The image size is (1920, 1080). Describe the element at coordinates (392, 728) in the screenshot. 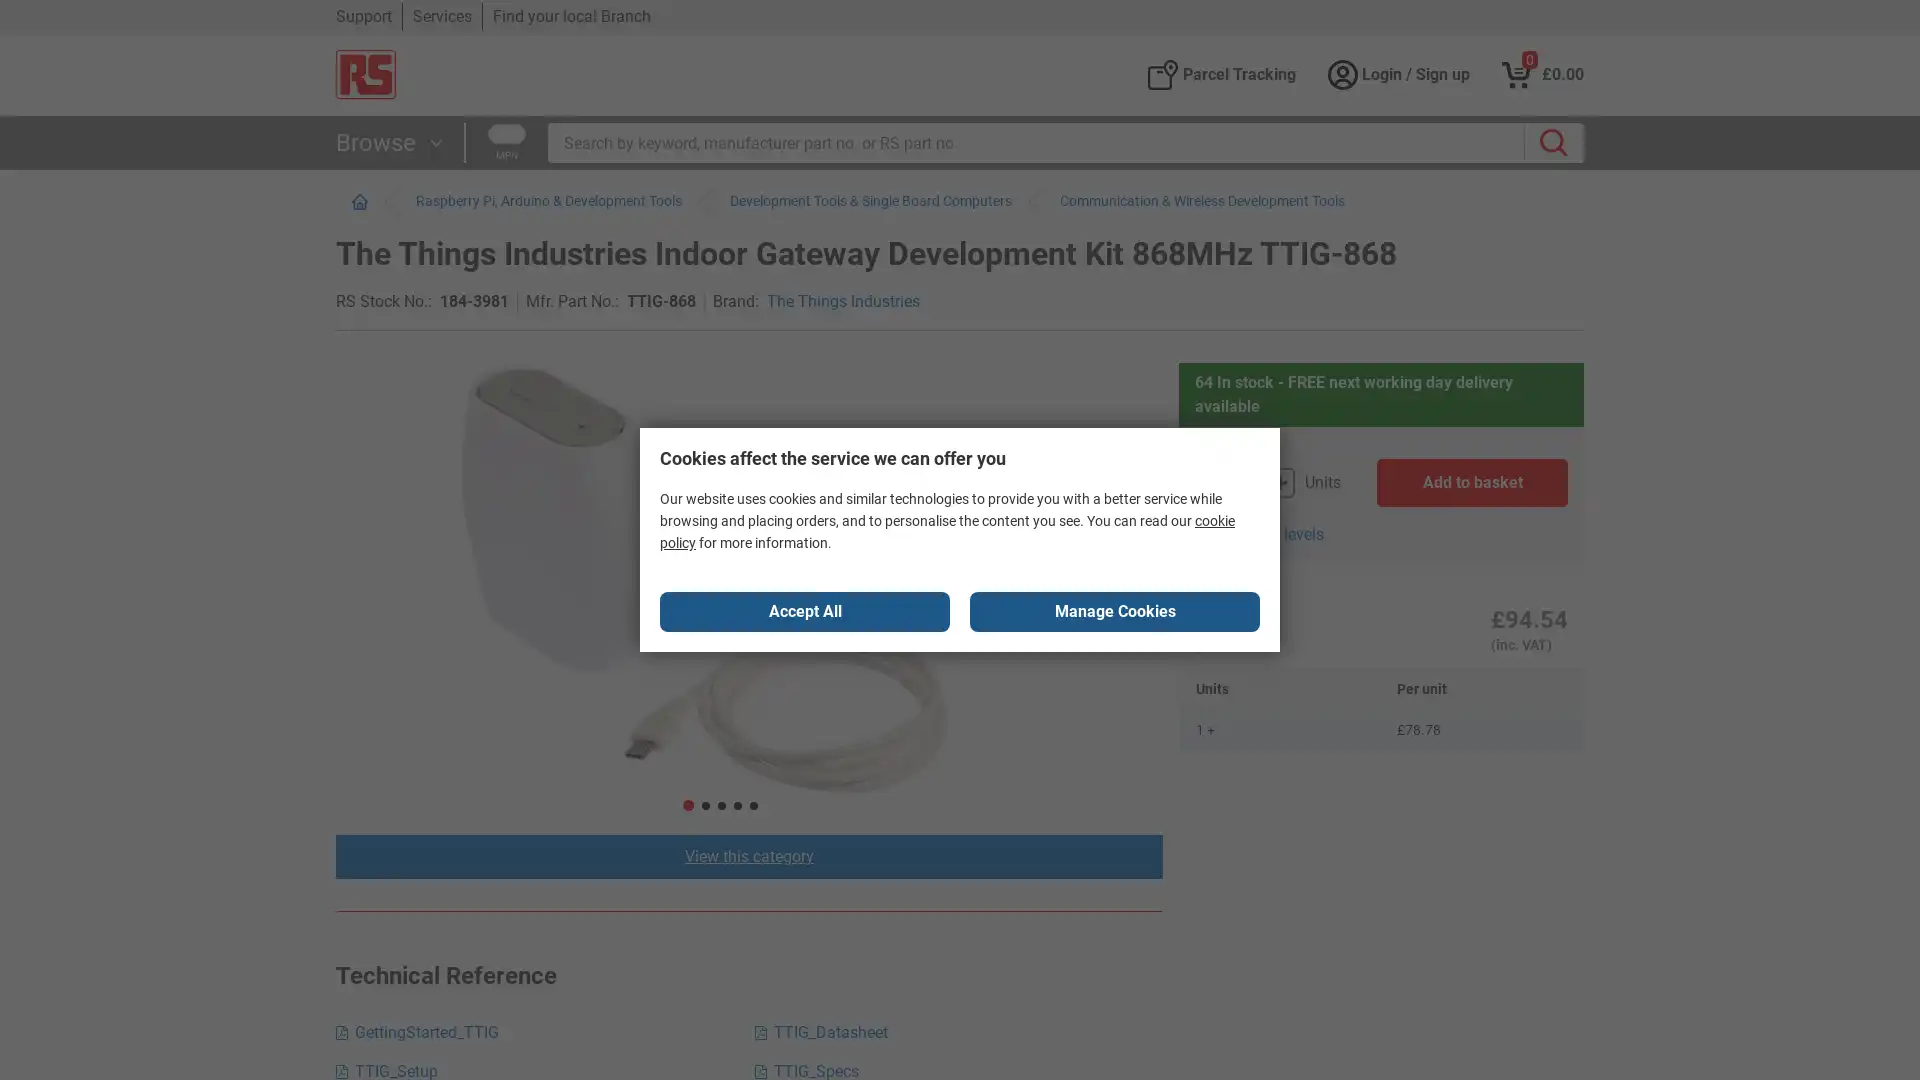

I see `Gallery asset 4 of 5` at that location.